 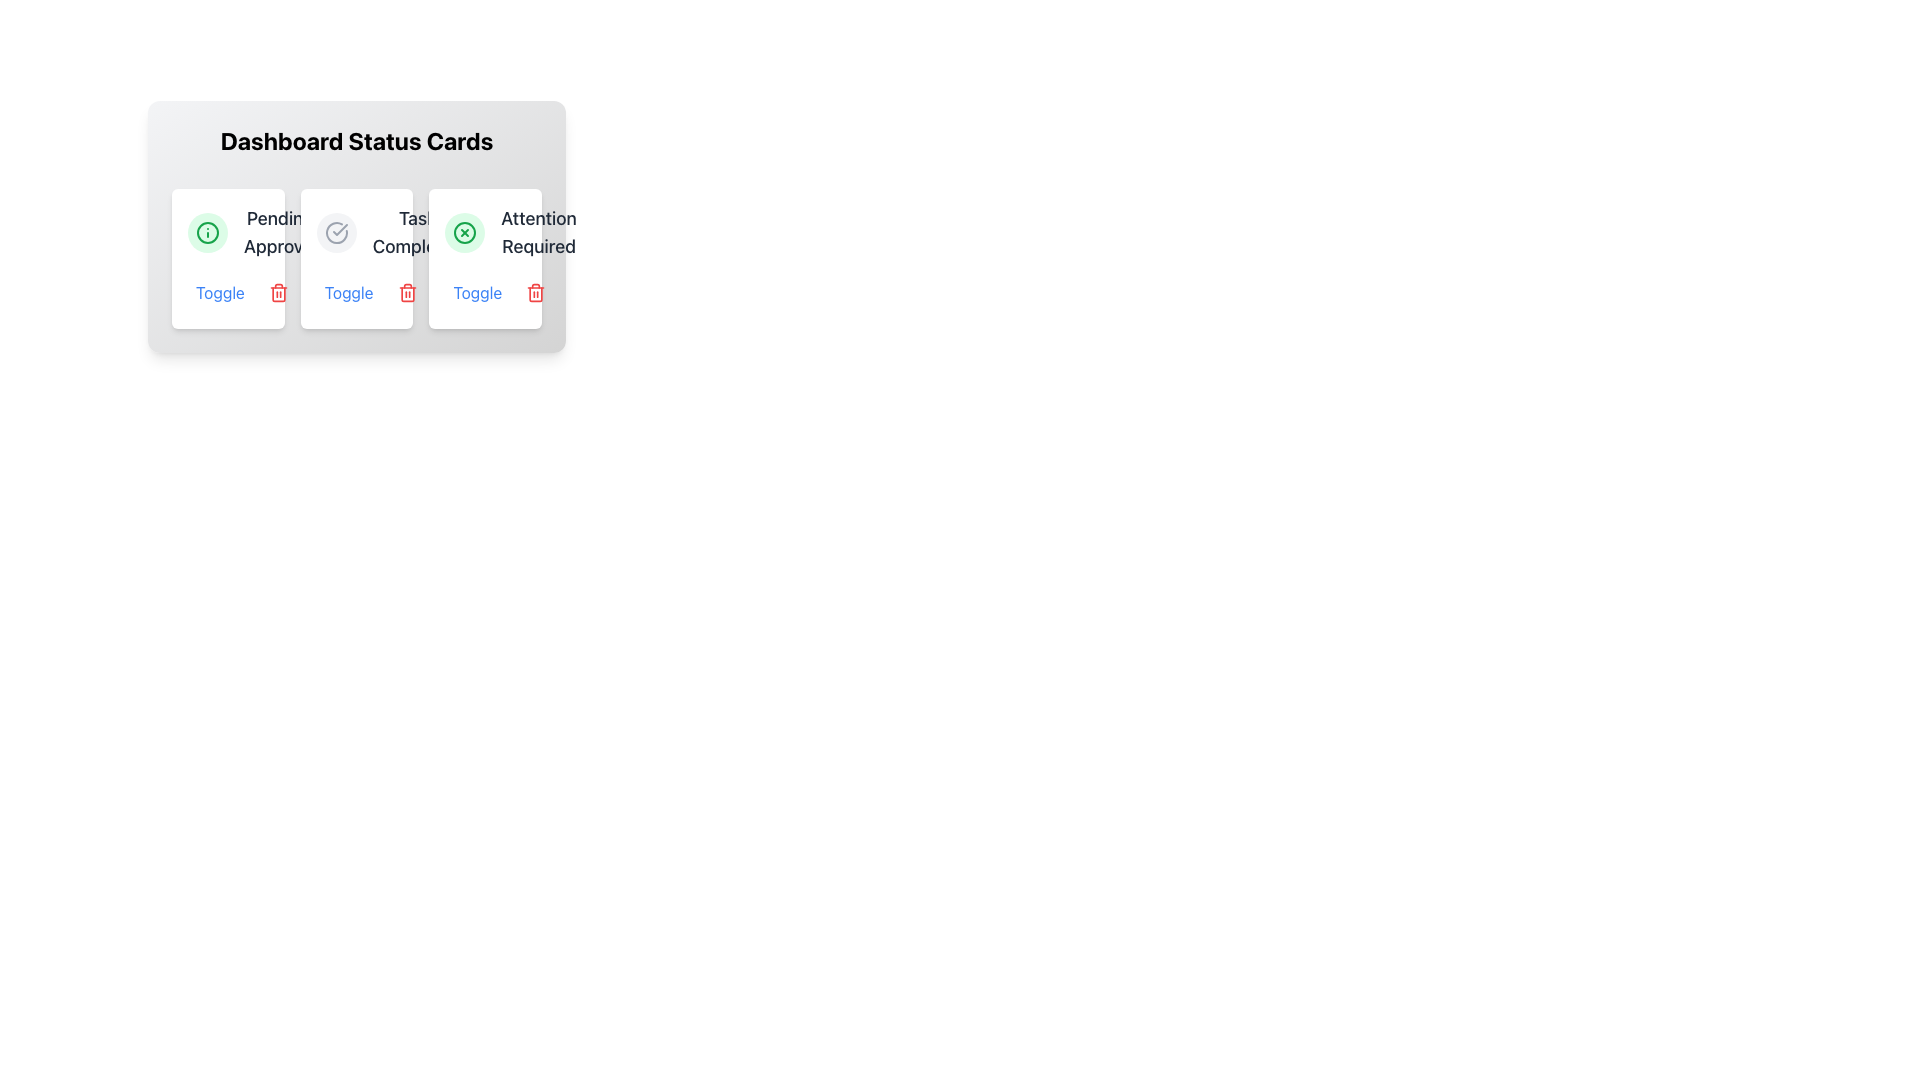 What do you see at coordinates (464, 231) in the screenshot?
I see `the decorative SVG graphical element representing 'Attention Required' on the far right of the 'Dashboard Status Cards' interface` at bounding box center [464, 231].